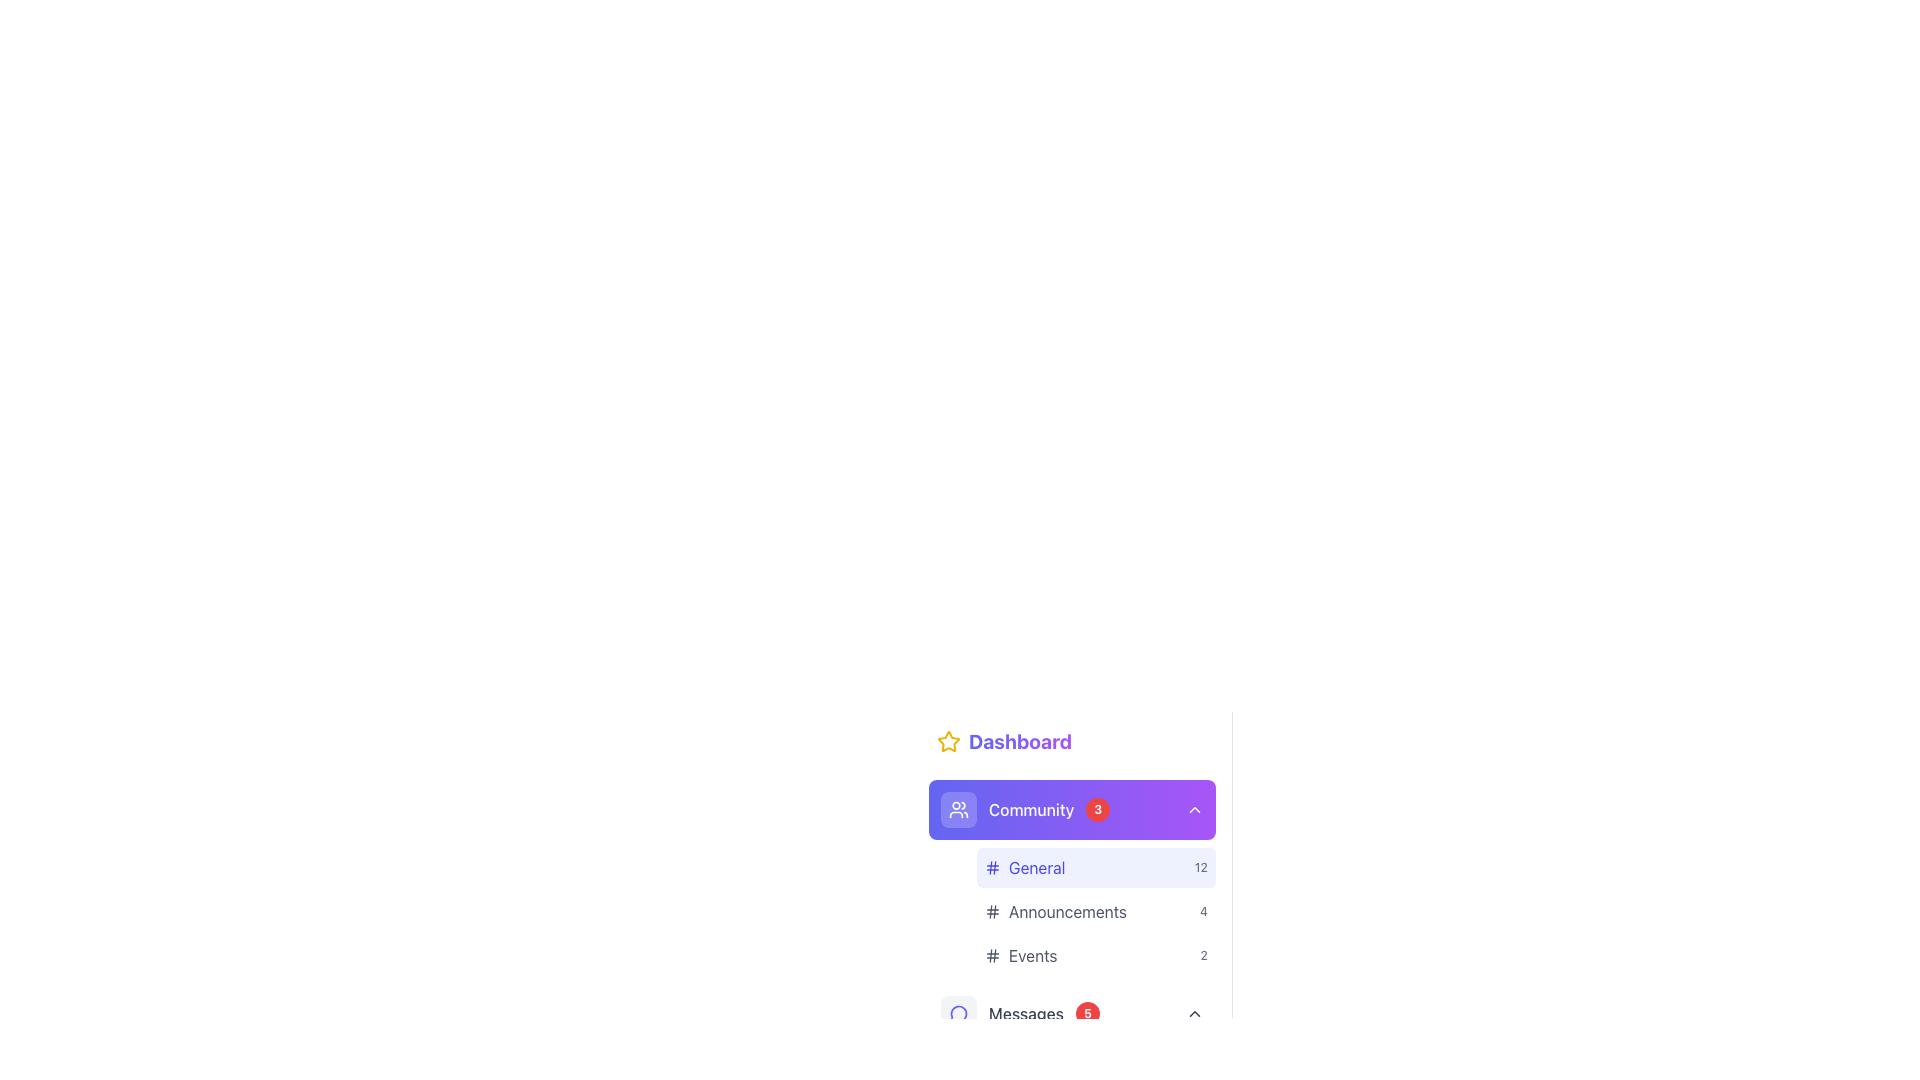 The image size is (1920, 1080). Describe the element at coordinates (1025, 810) in the screenshot. I see `the 'Community' navigation link with a badge showing the count of three to track the count change for updates` at that location.